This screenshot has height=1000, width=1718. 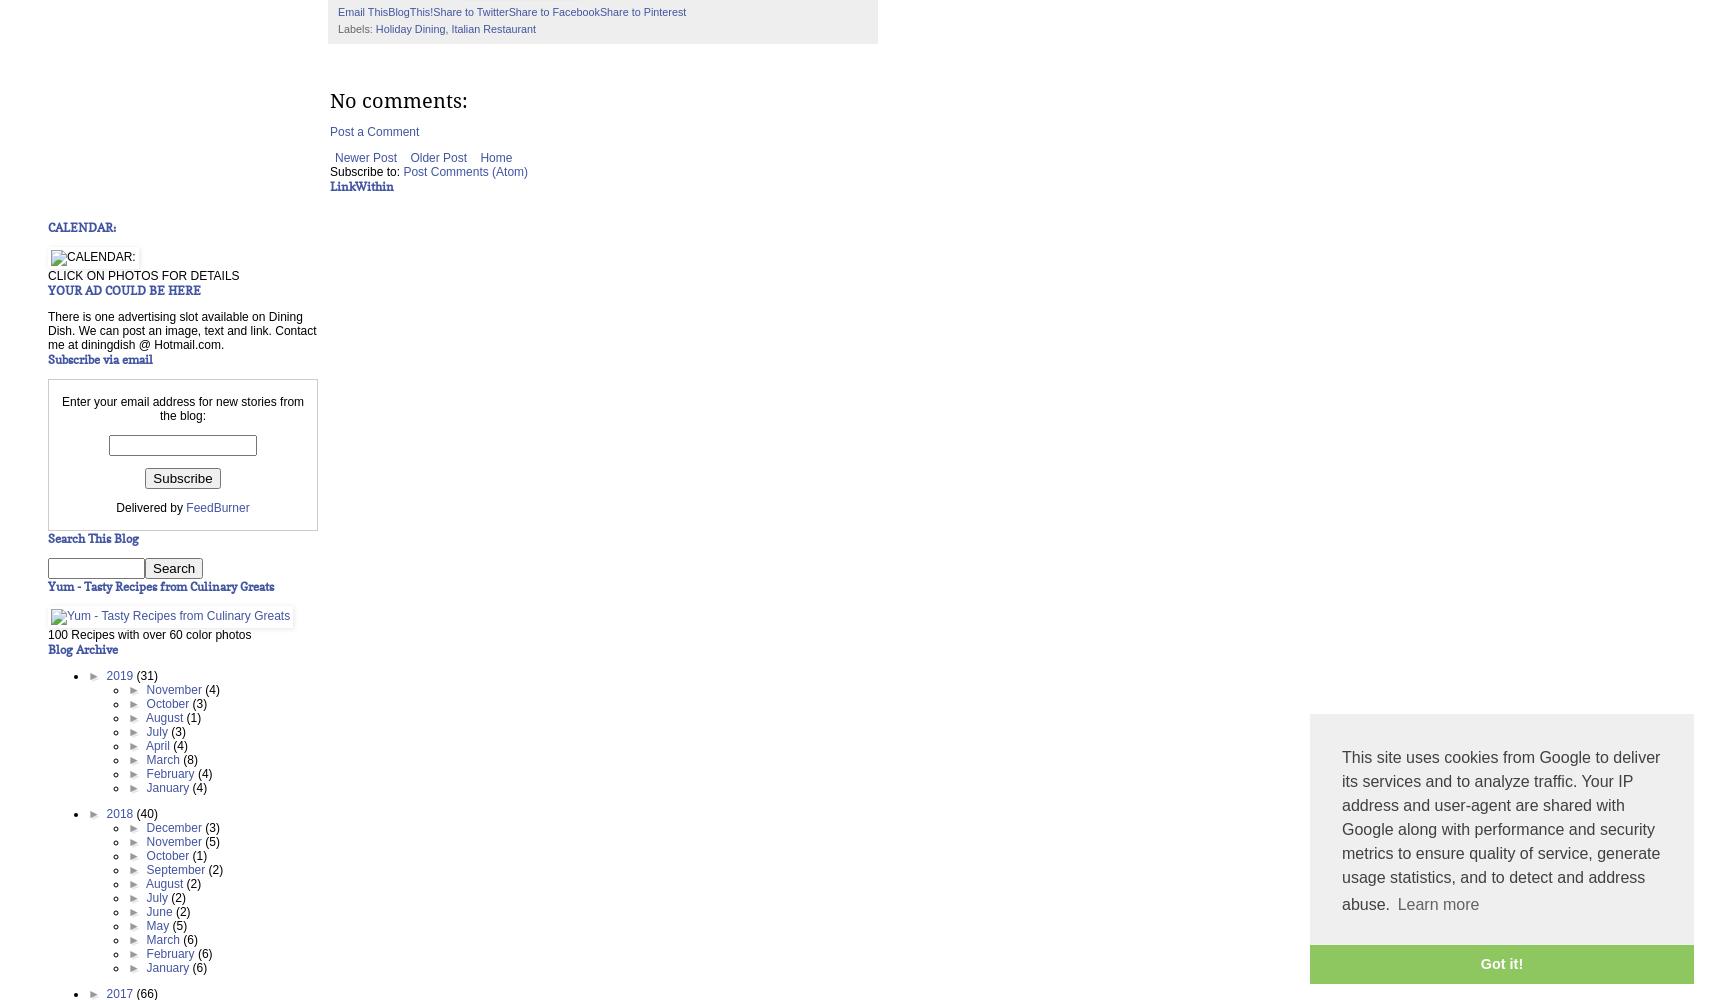 What do you see at coordinates (409, 11) in the screenshot?
I see `'BlogThis!'` at bounding box center [409, 11].